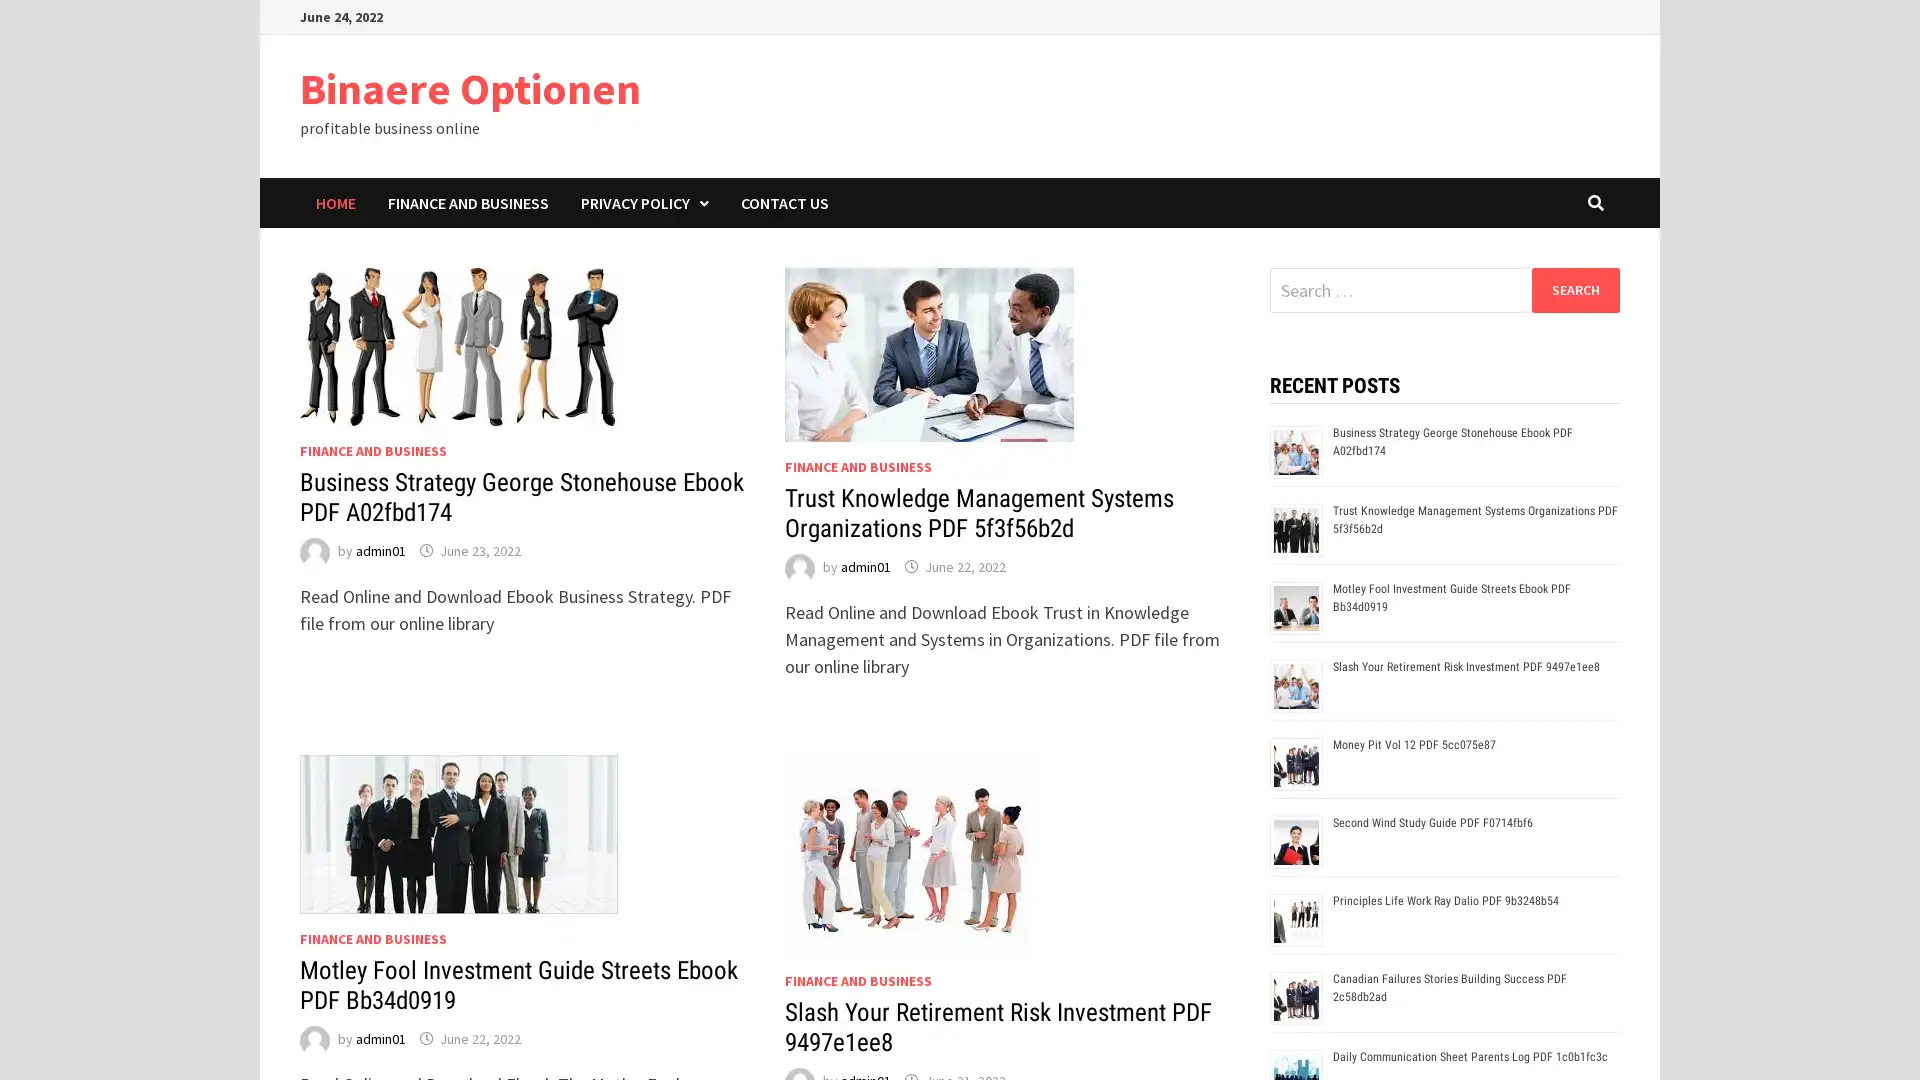 The image size is (1920, 1080). What do you see at coordinates (1574, 289) in the screenshot?
I see `Search` at bounding box center [1574, 289].